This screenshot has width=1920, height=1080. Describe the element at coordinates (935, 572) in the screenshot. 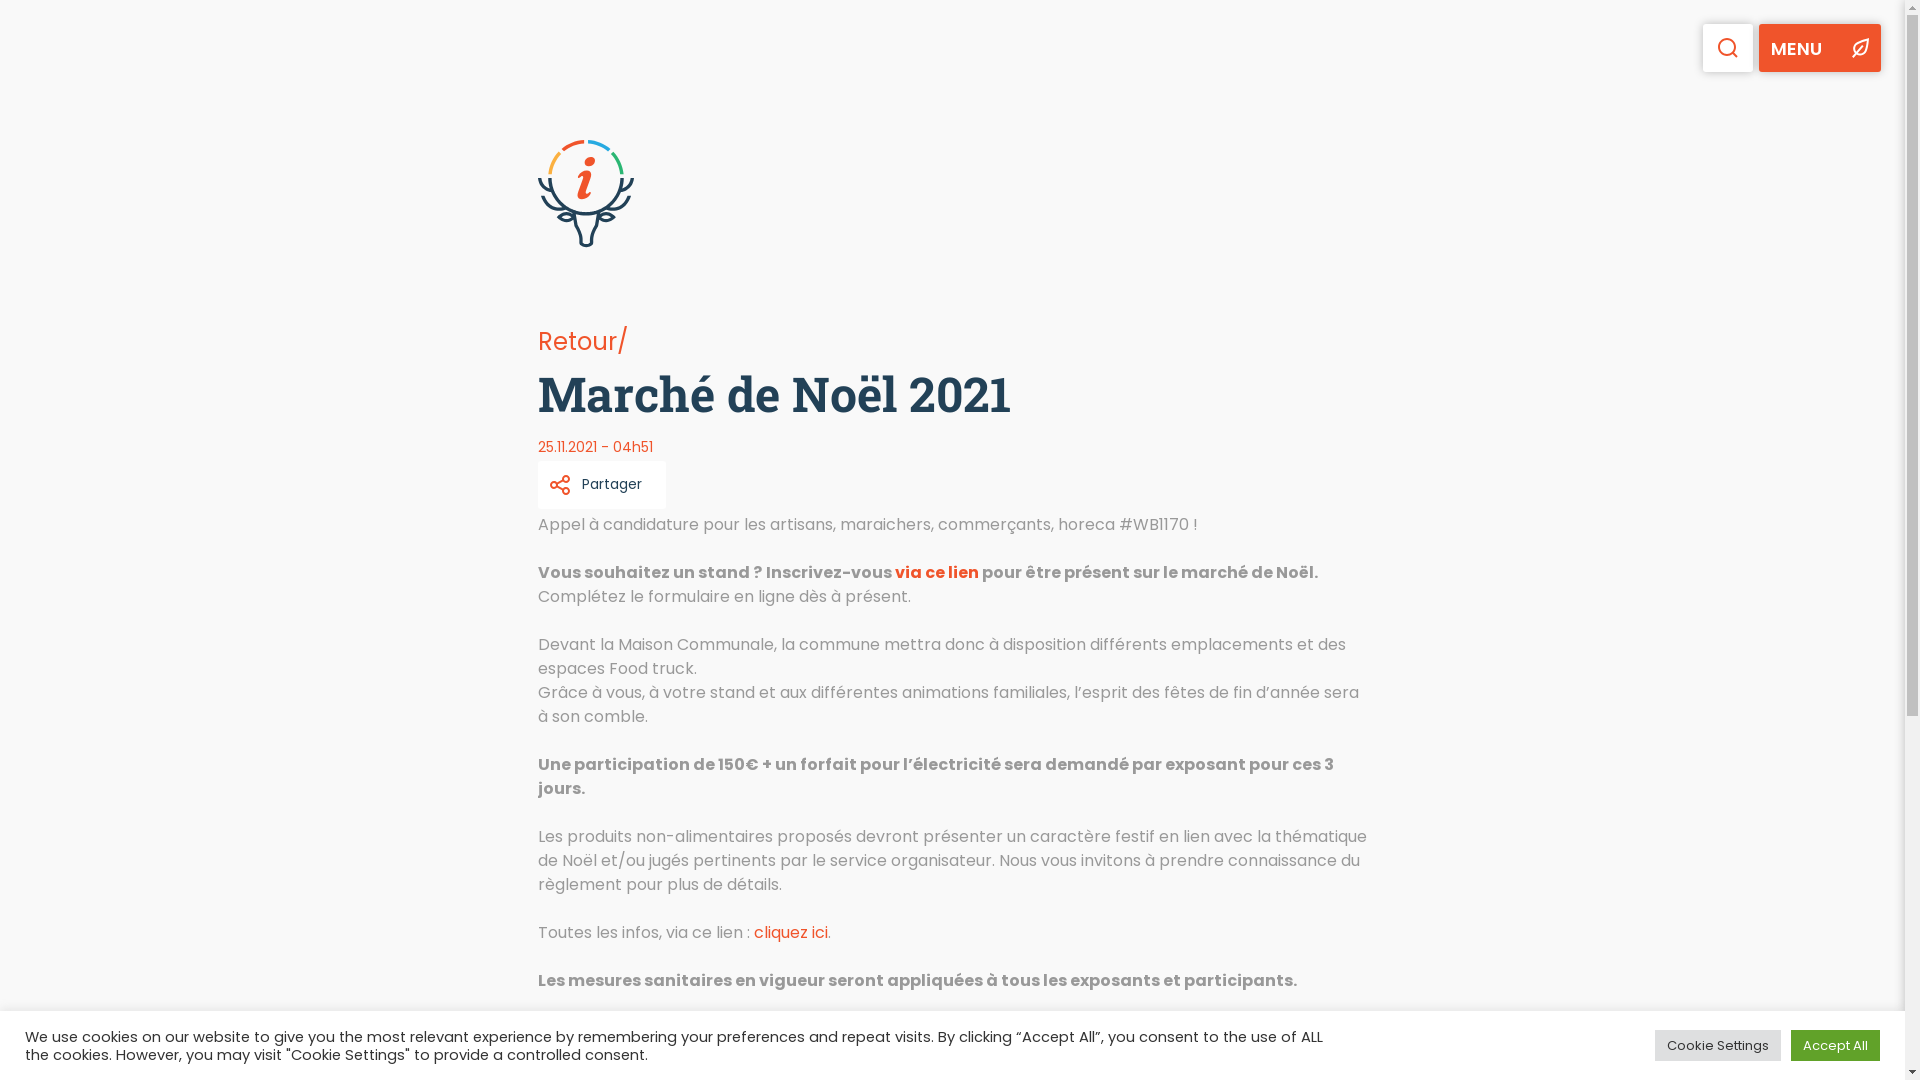

I see `'via ce lien'` at that location.